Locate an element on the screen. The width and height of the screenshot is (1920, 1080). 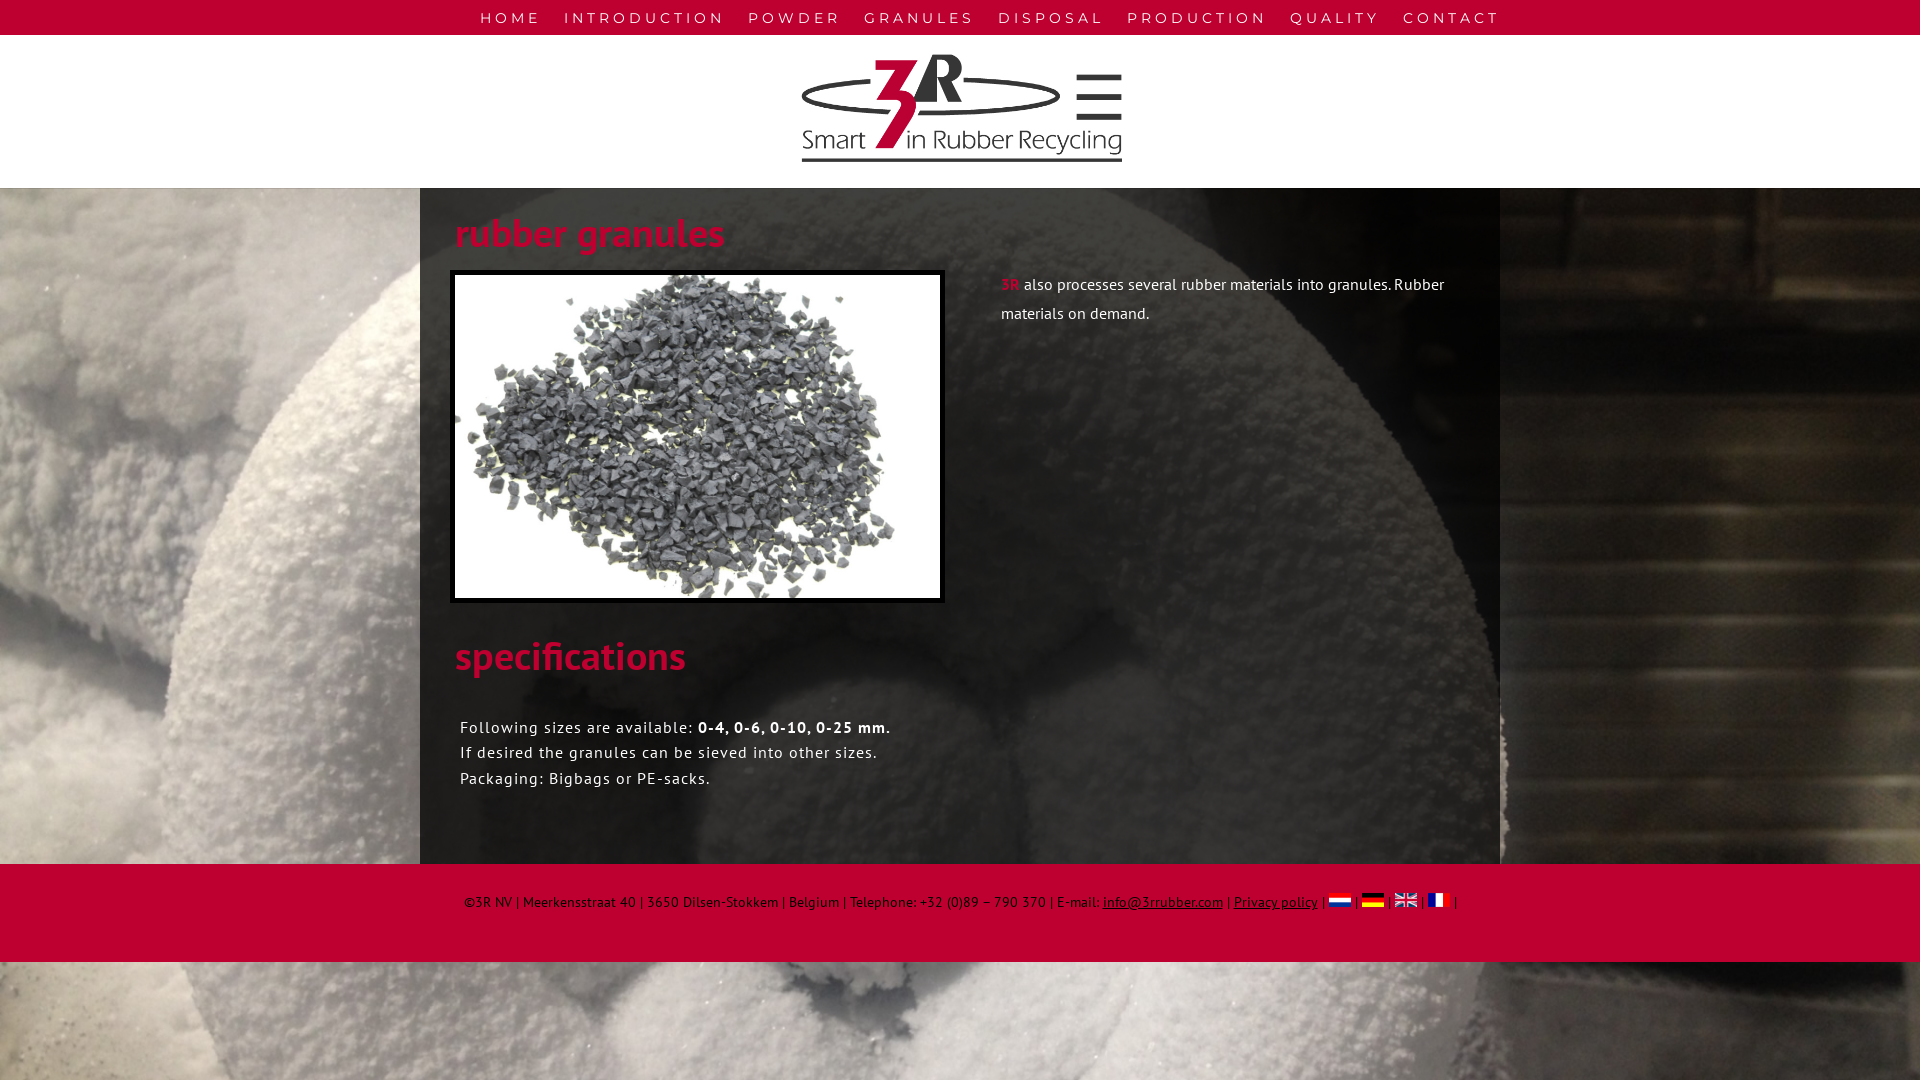
'HOME' is located at coordinates (510, 22).